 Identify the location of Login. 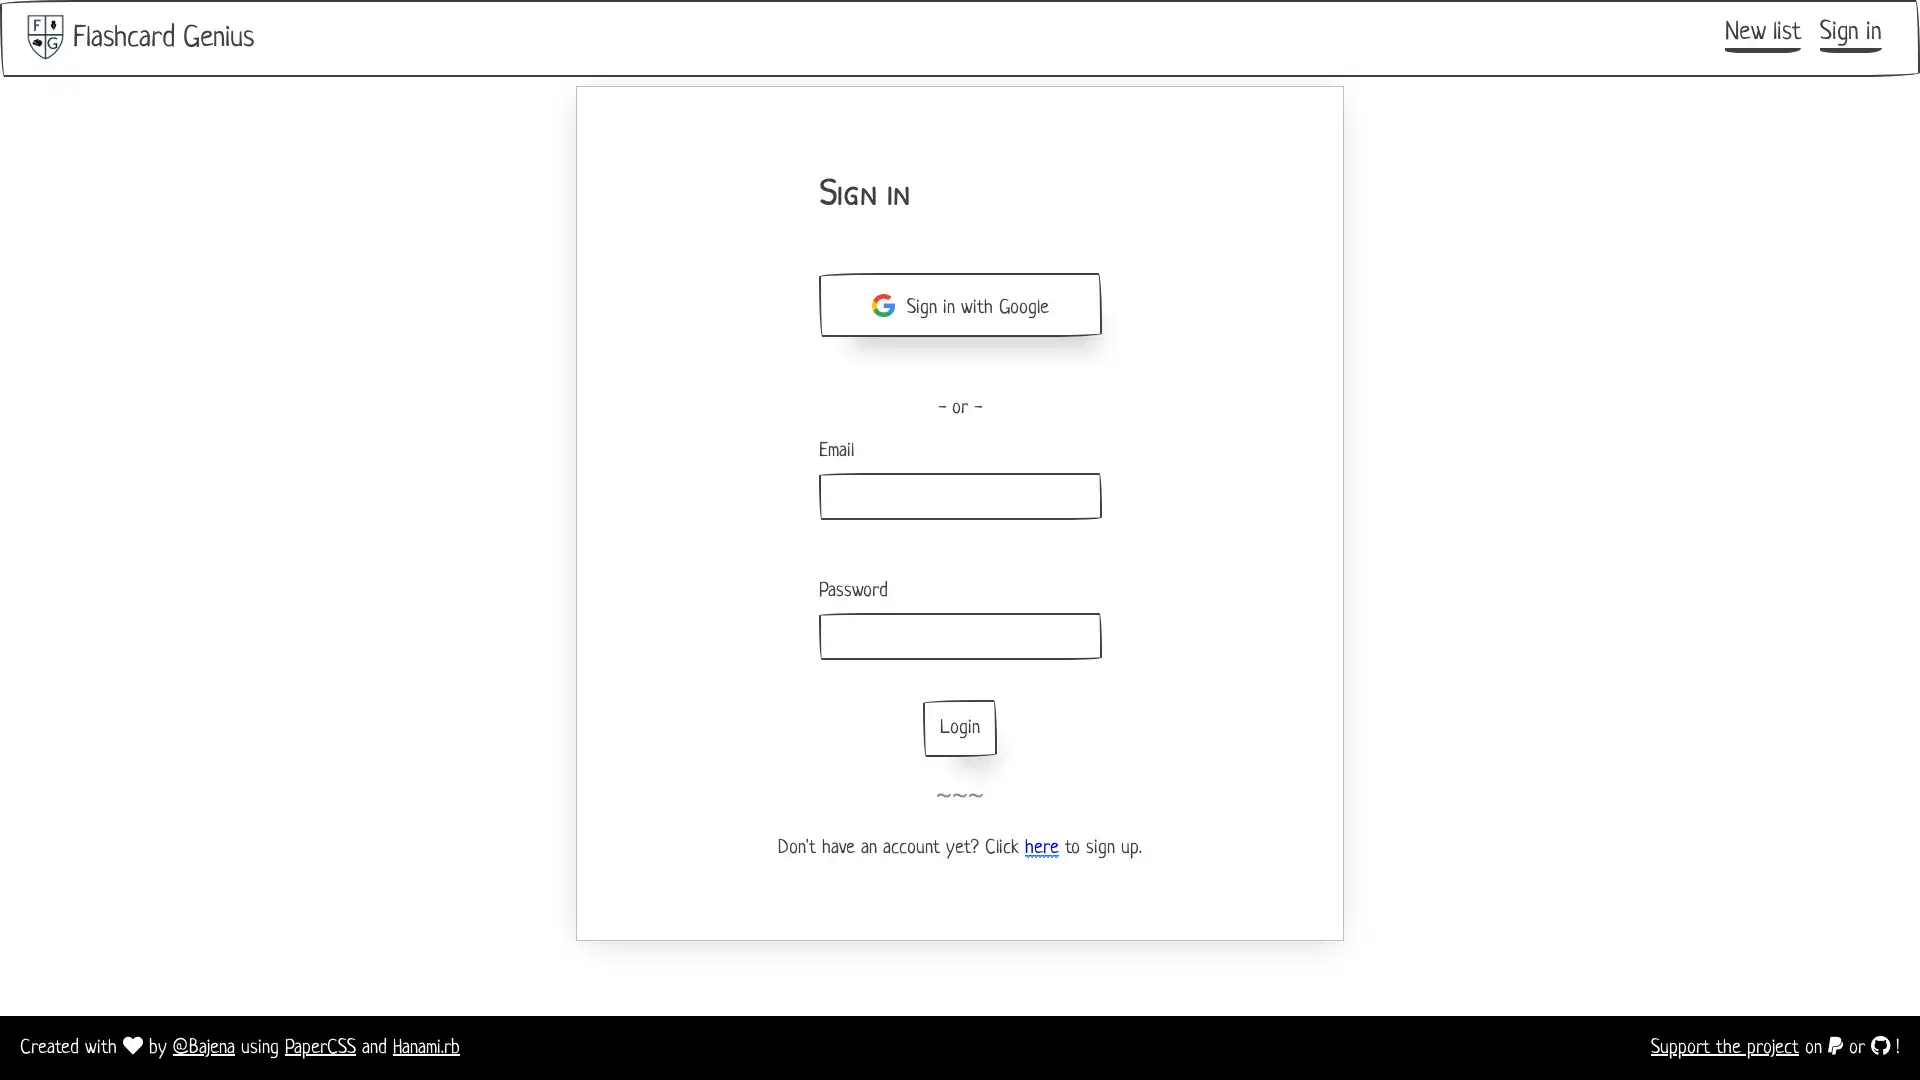
(960, 728).